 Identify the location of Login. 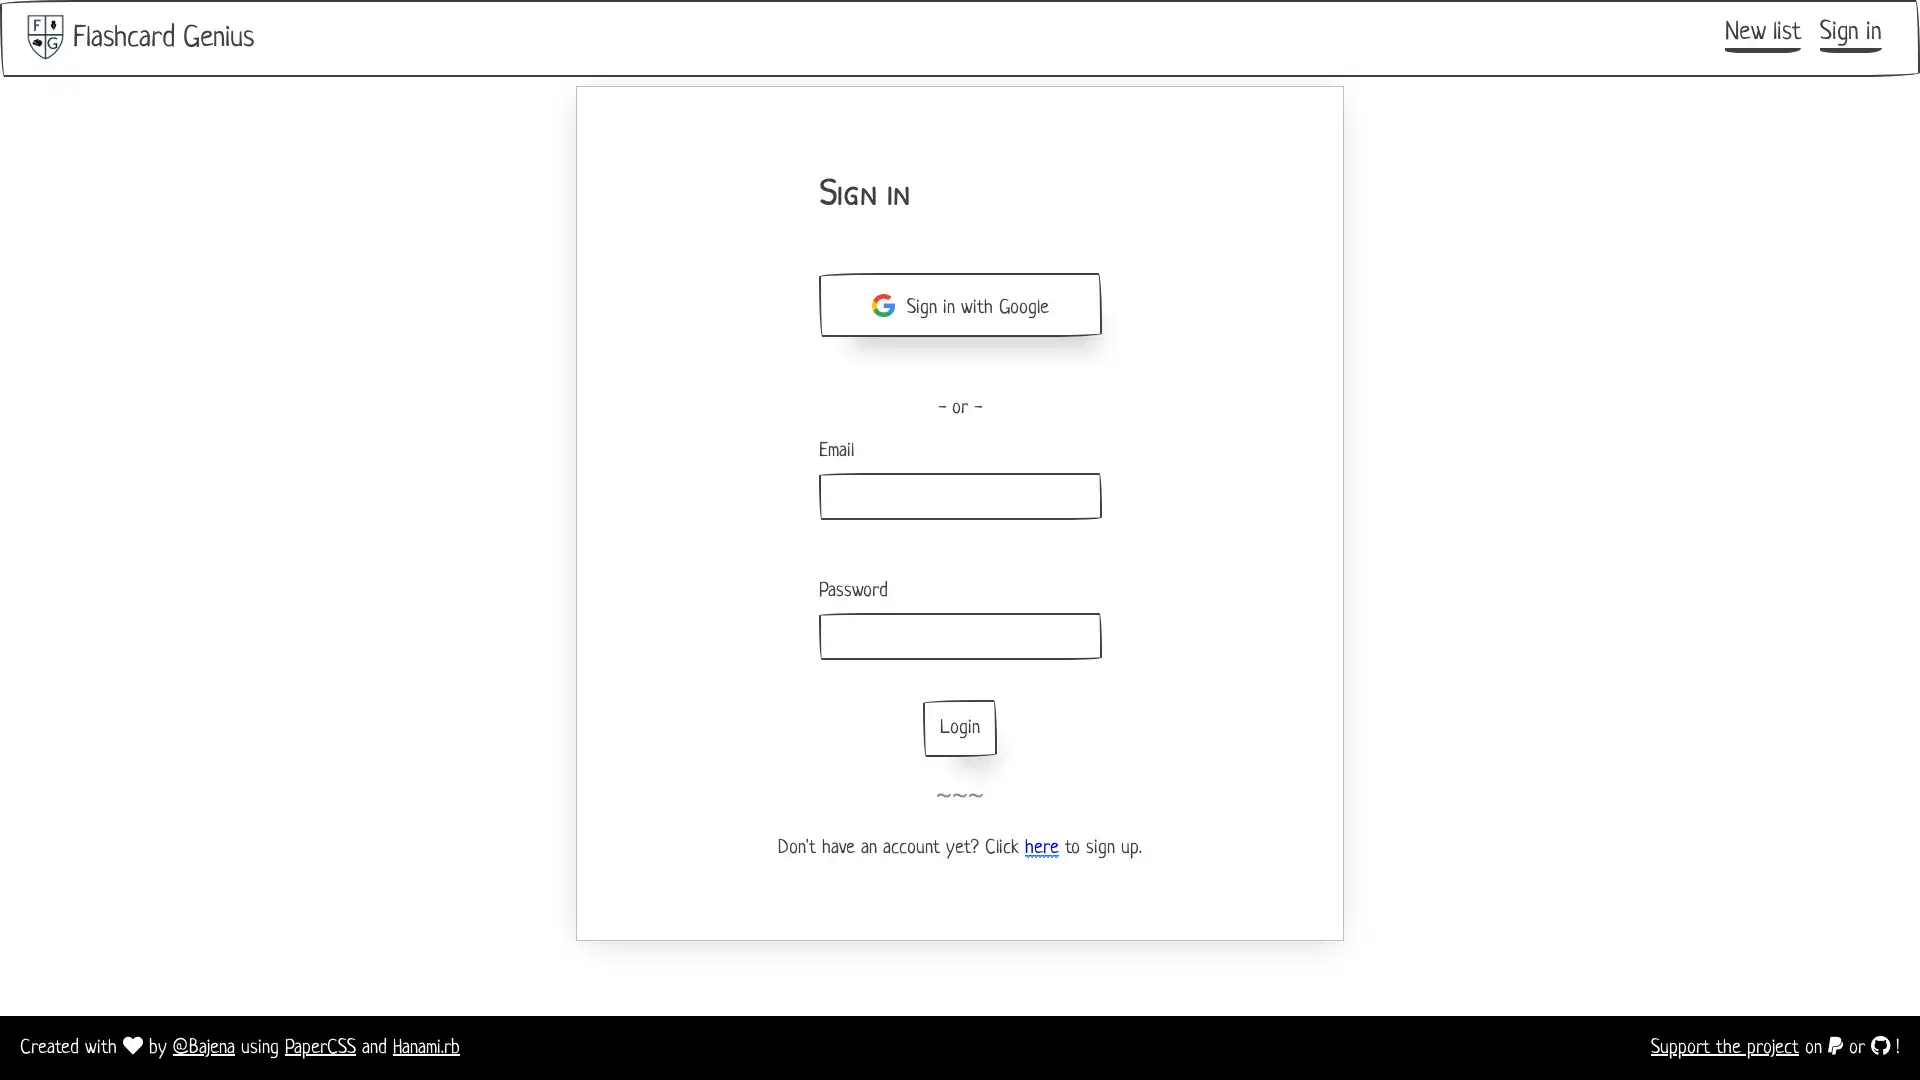
(960, 728).